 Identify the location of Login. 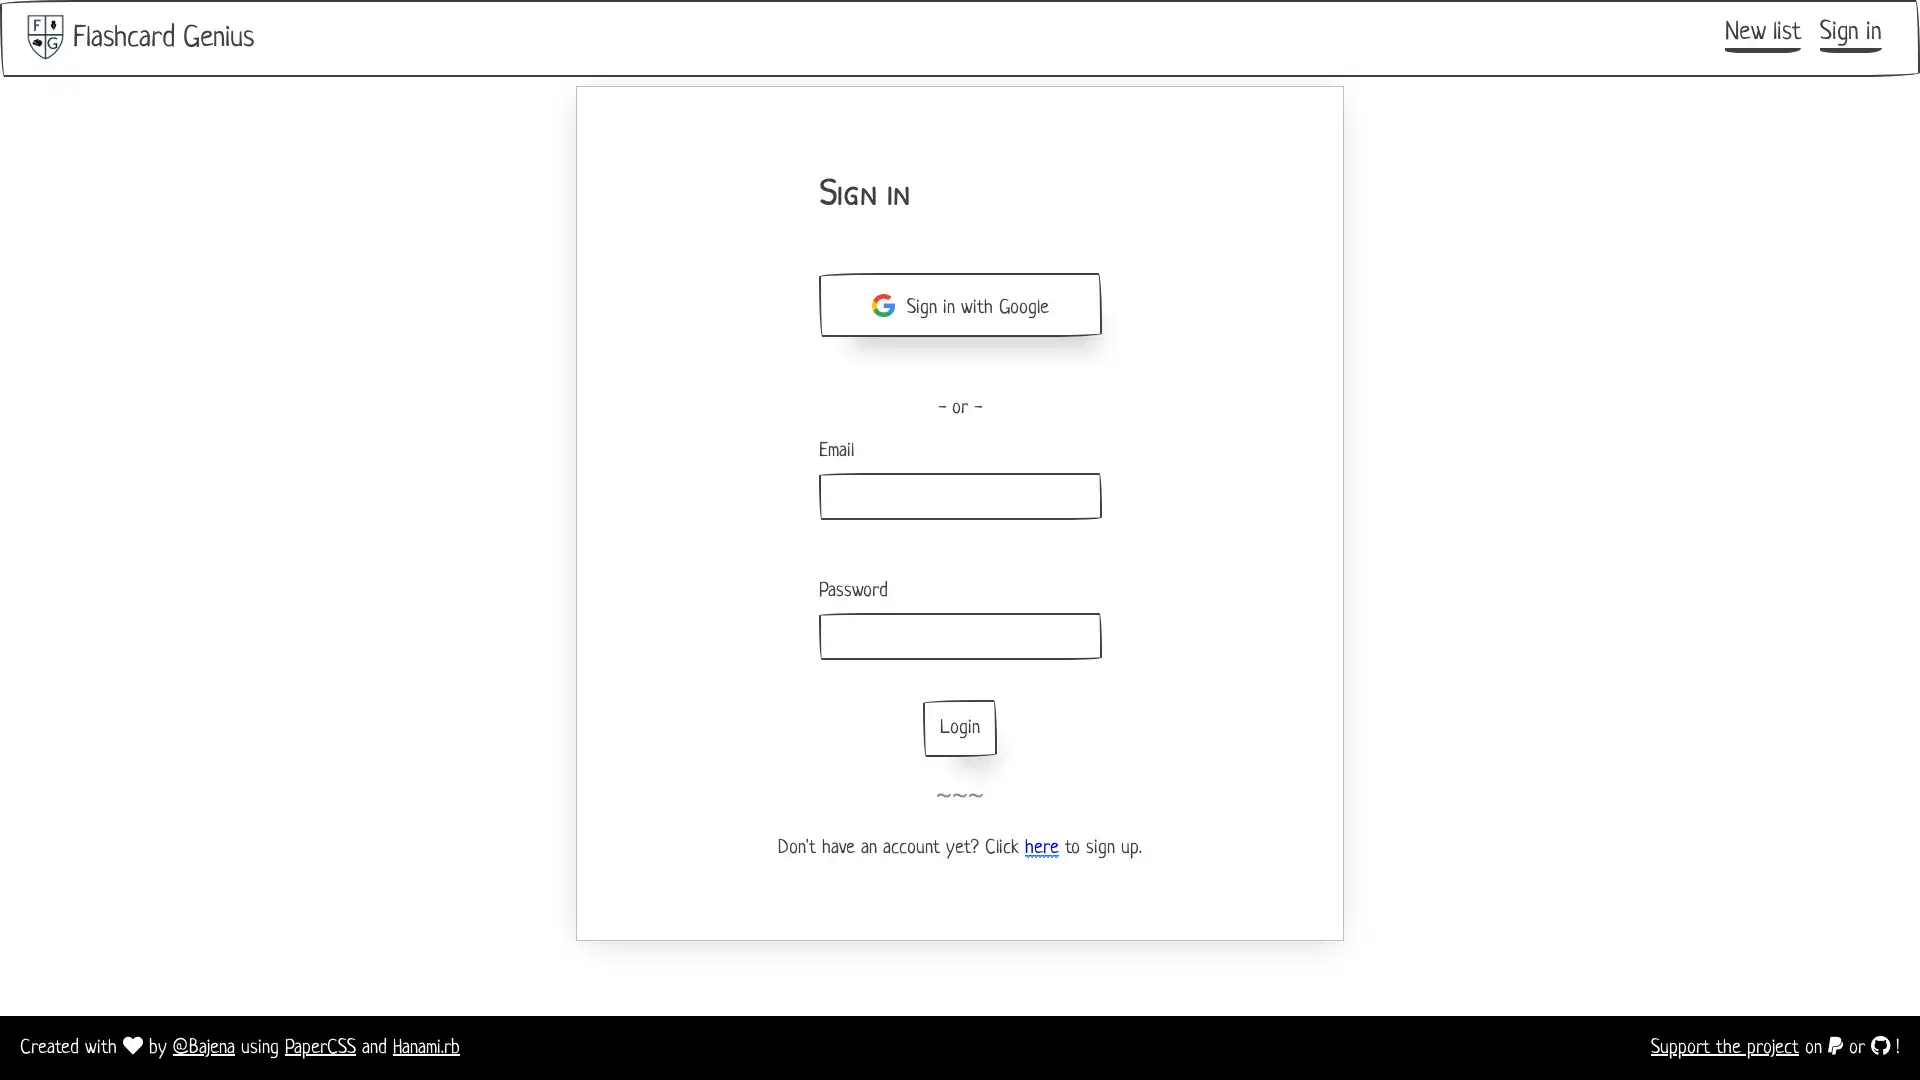
(960, 728).